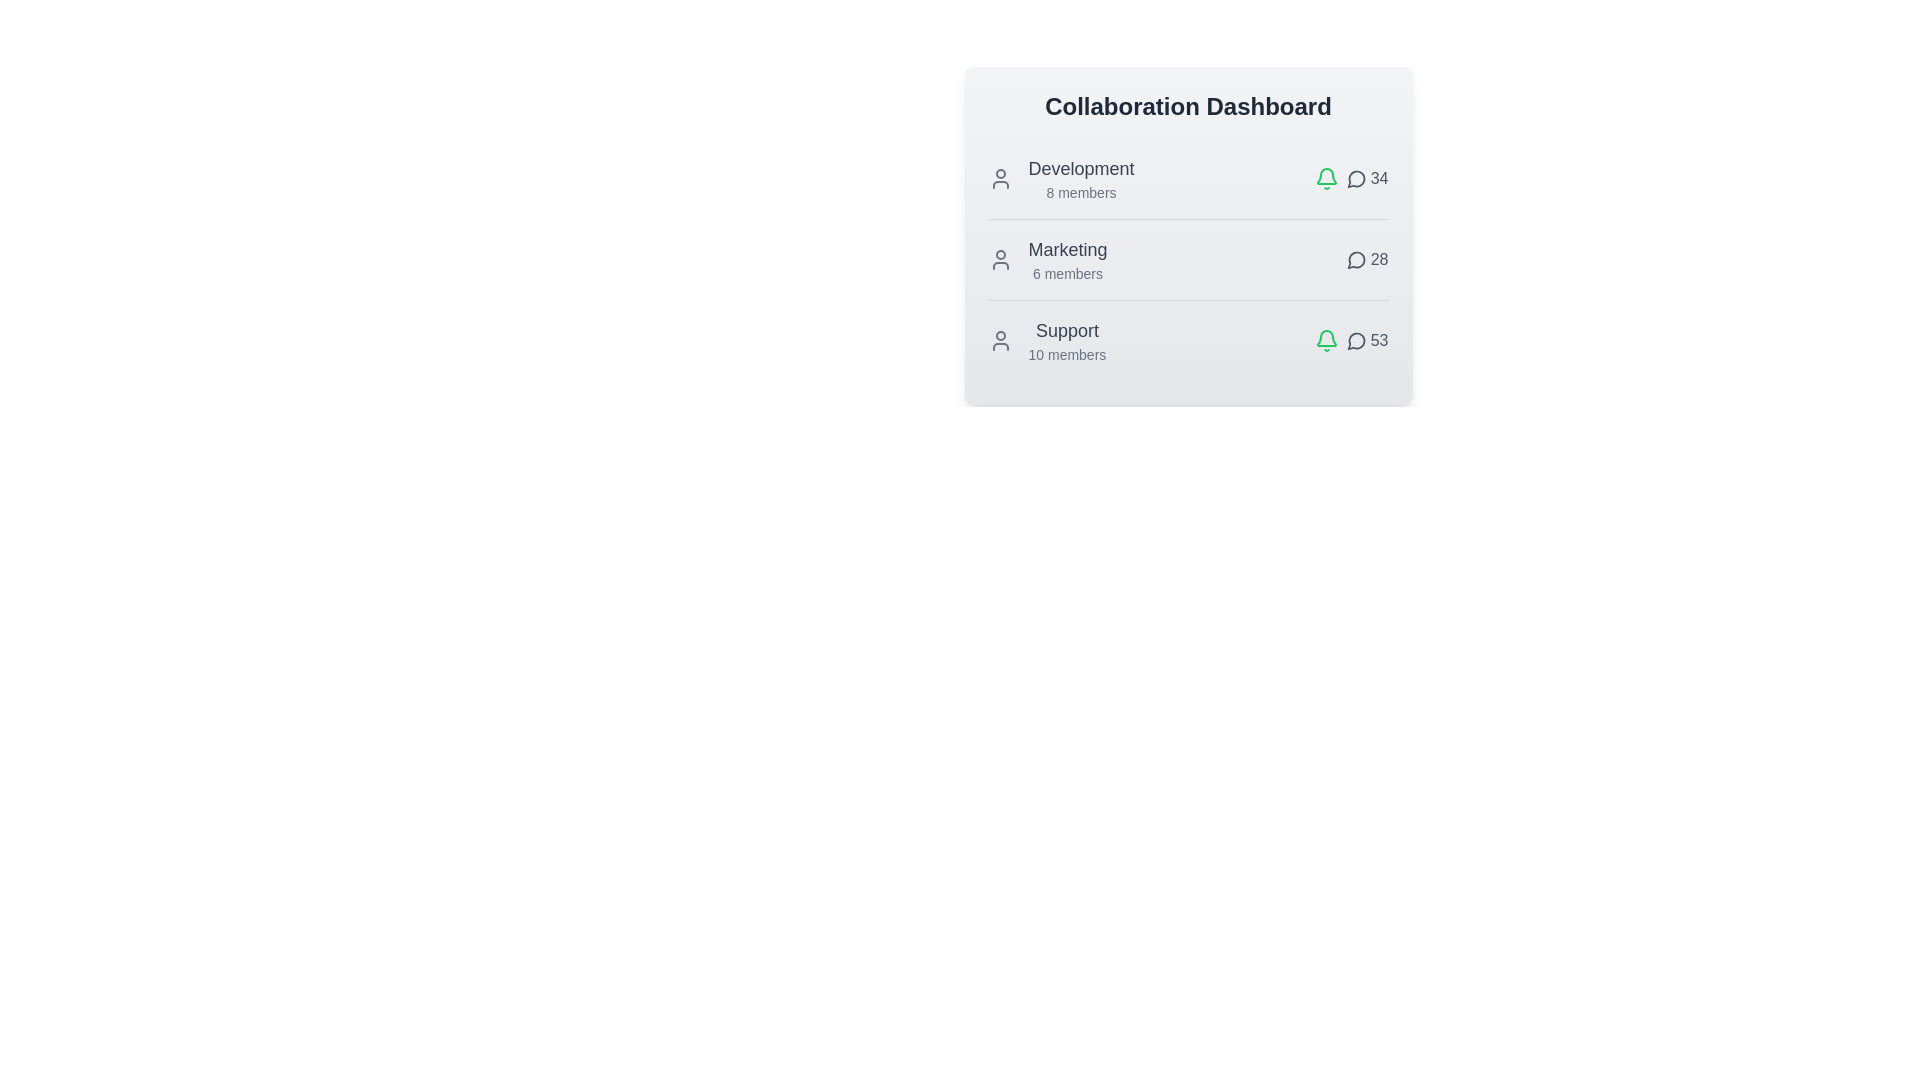  I want to click on the notification bell icon for the team Support, so click(1326, 339).